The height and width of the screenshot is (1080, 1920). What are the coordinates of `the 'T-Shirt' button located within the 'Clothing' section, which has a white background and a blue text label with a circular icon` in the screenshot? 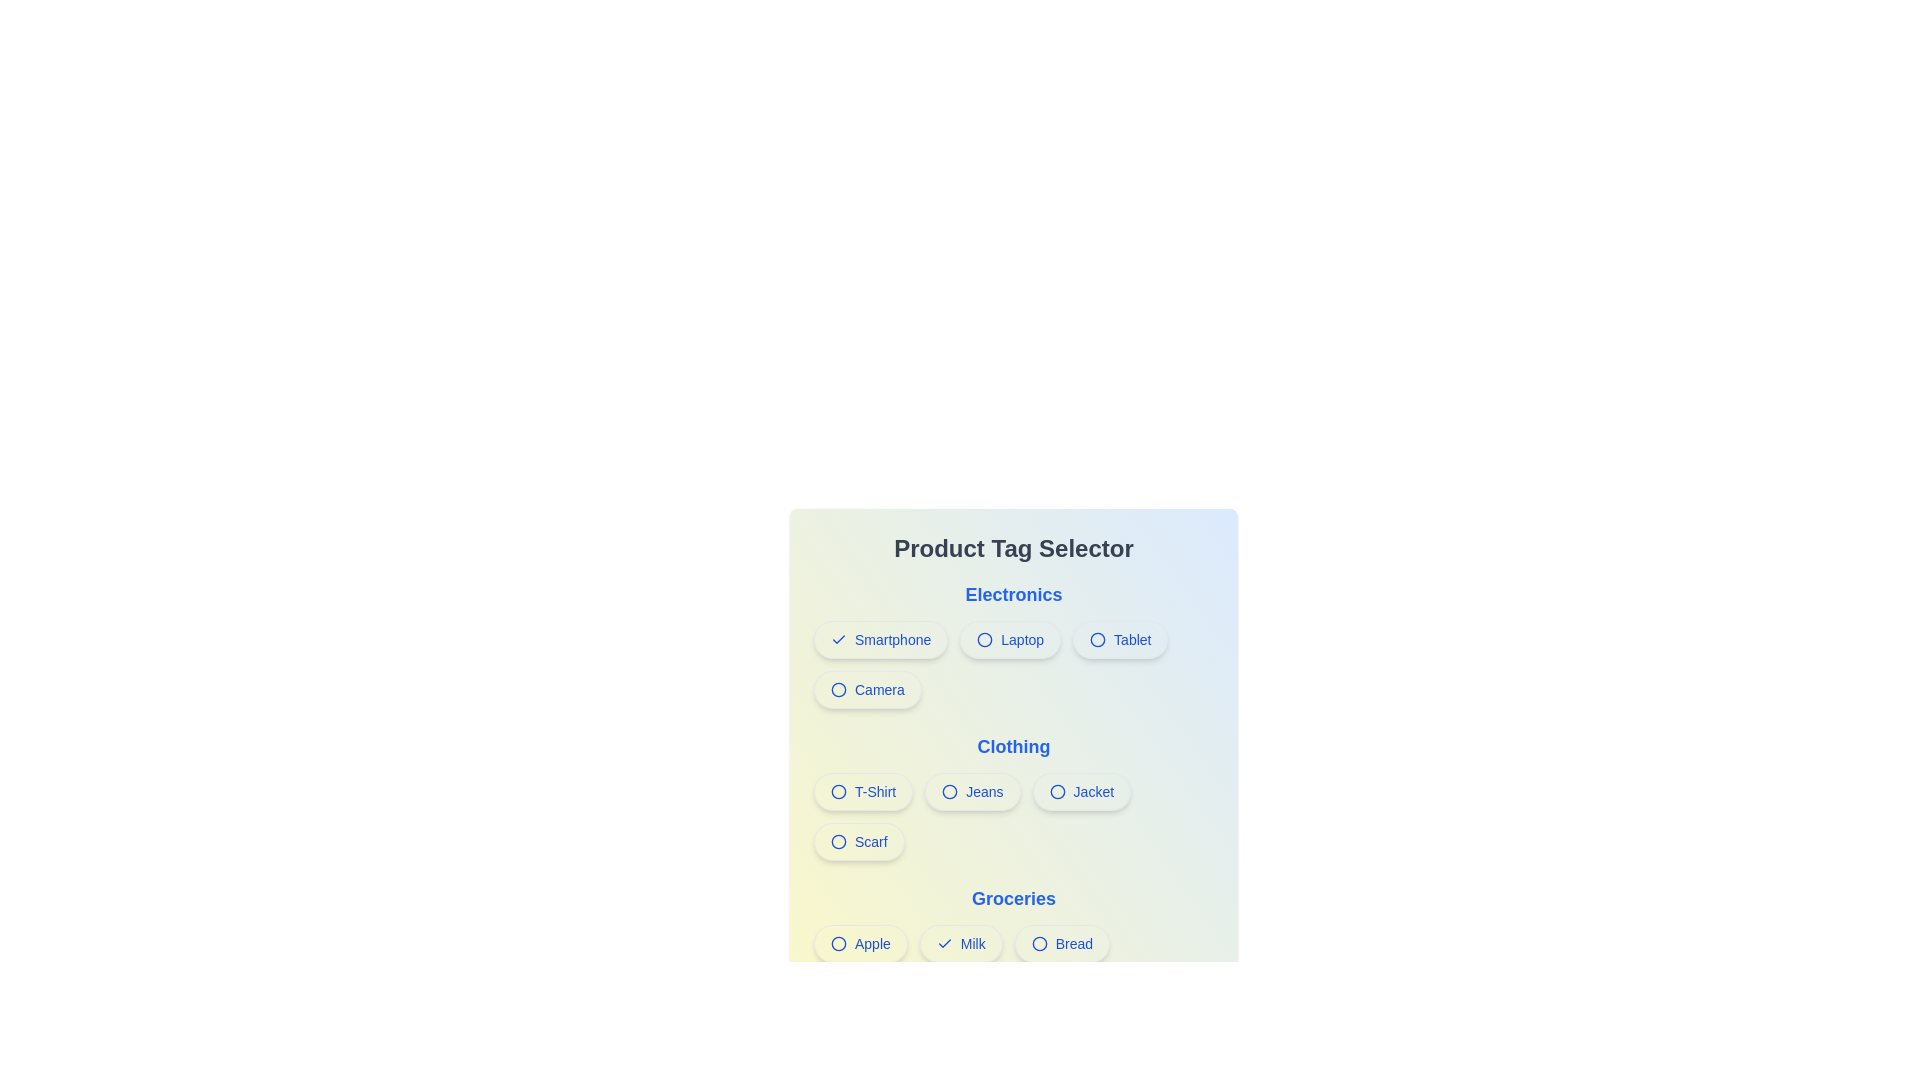 It's located at (863, 790).